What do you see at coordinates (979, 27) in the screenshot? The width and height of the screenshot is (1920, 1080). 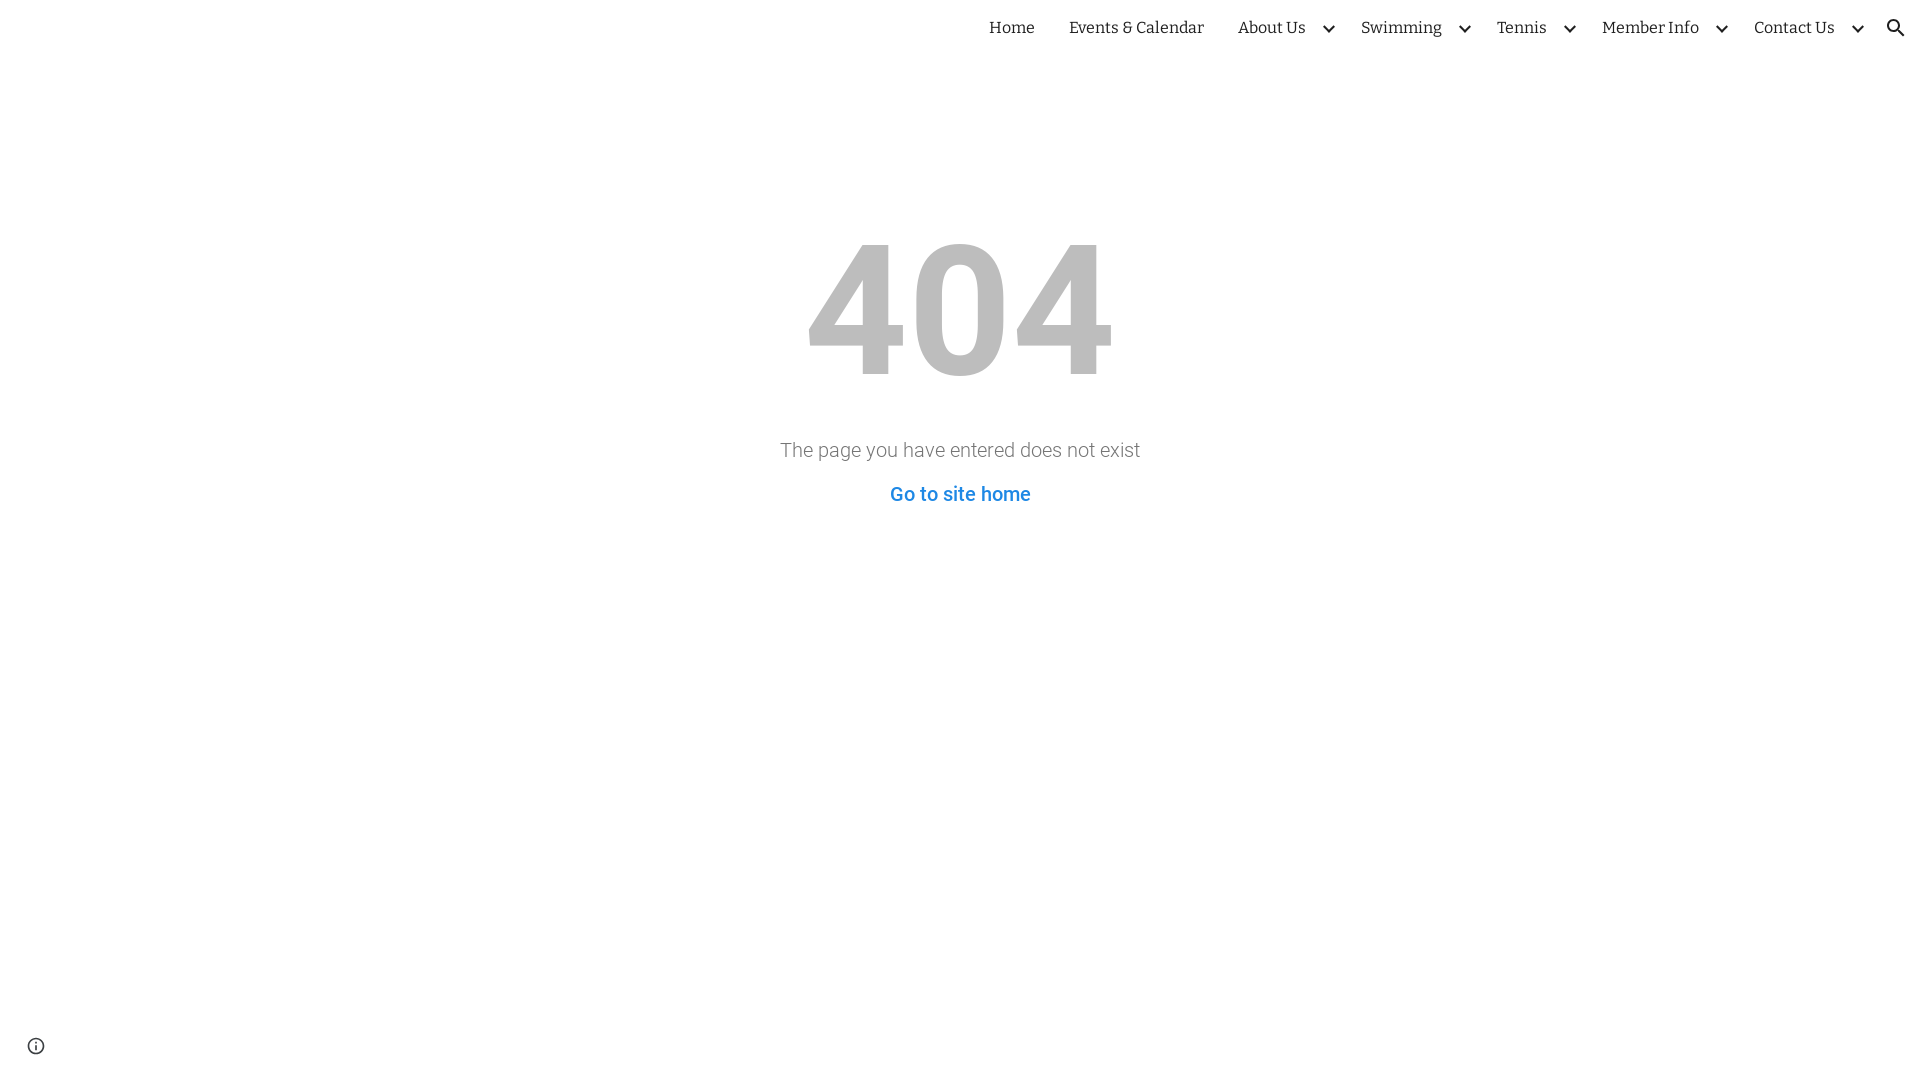 I see `'Home'` at bounding box center [979, 27].